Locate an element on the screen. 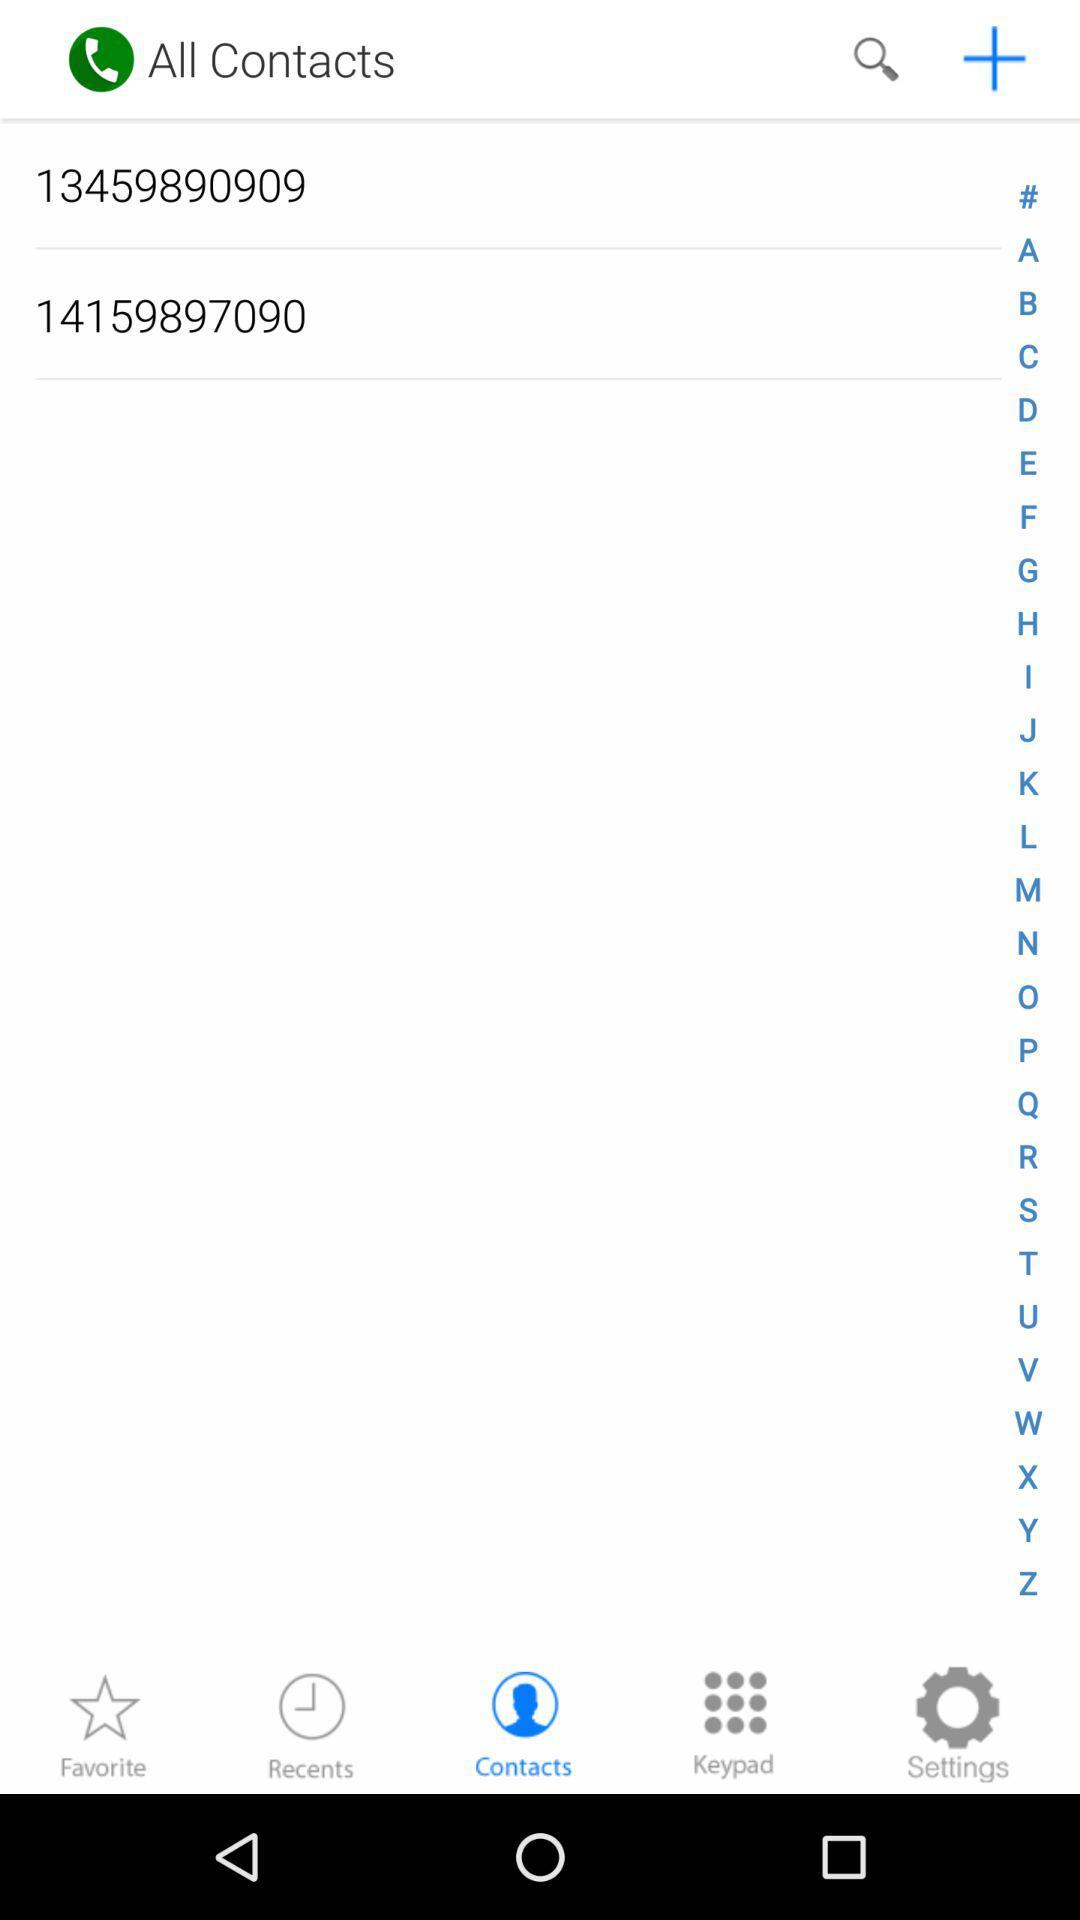 This screenshot has width=1080, height=1920. recent calls is located at coordinates (311, 1723).